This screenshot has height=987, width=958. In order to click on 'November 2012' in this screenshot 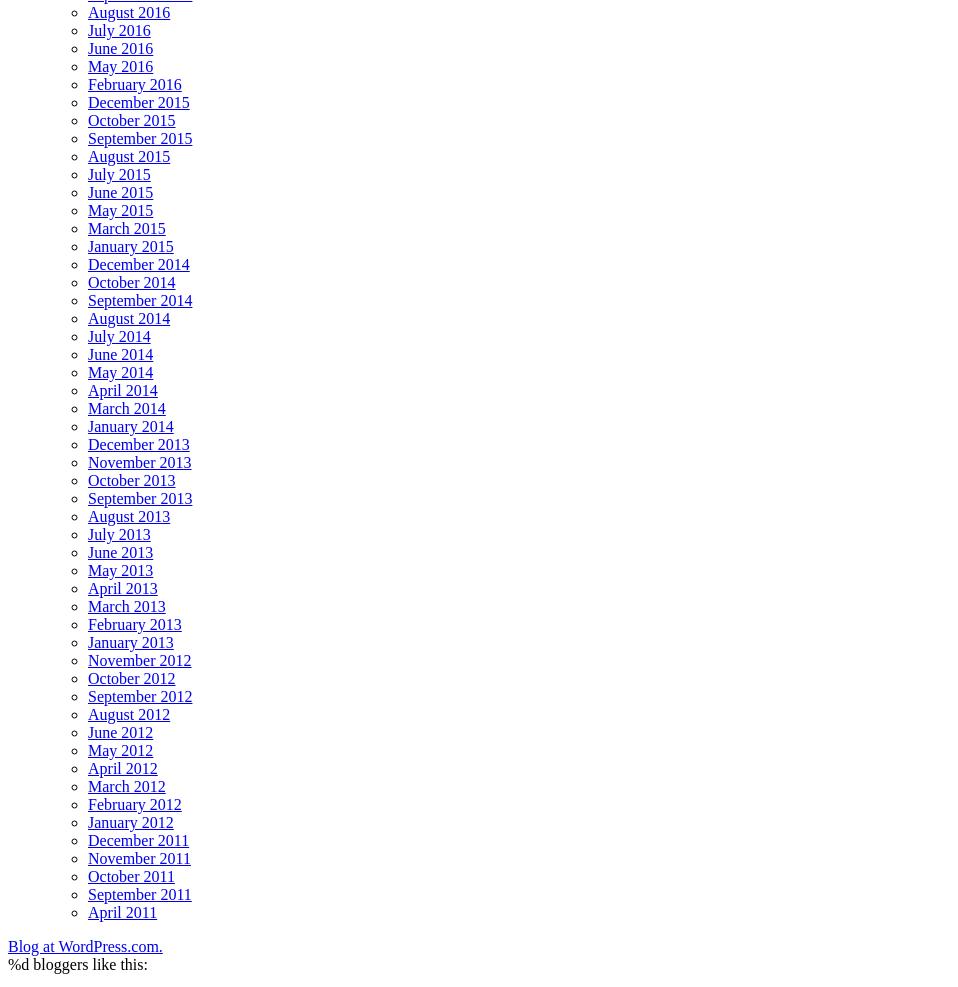, I will do `click(88, 660)`.